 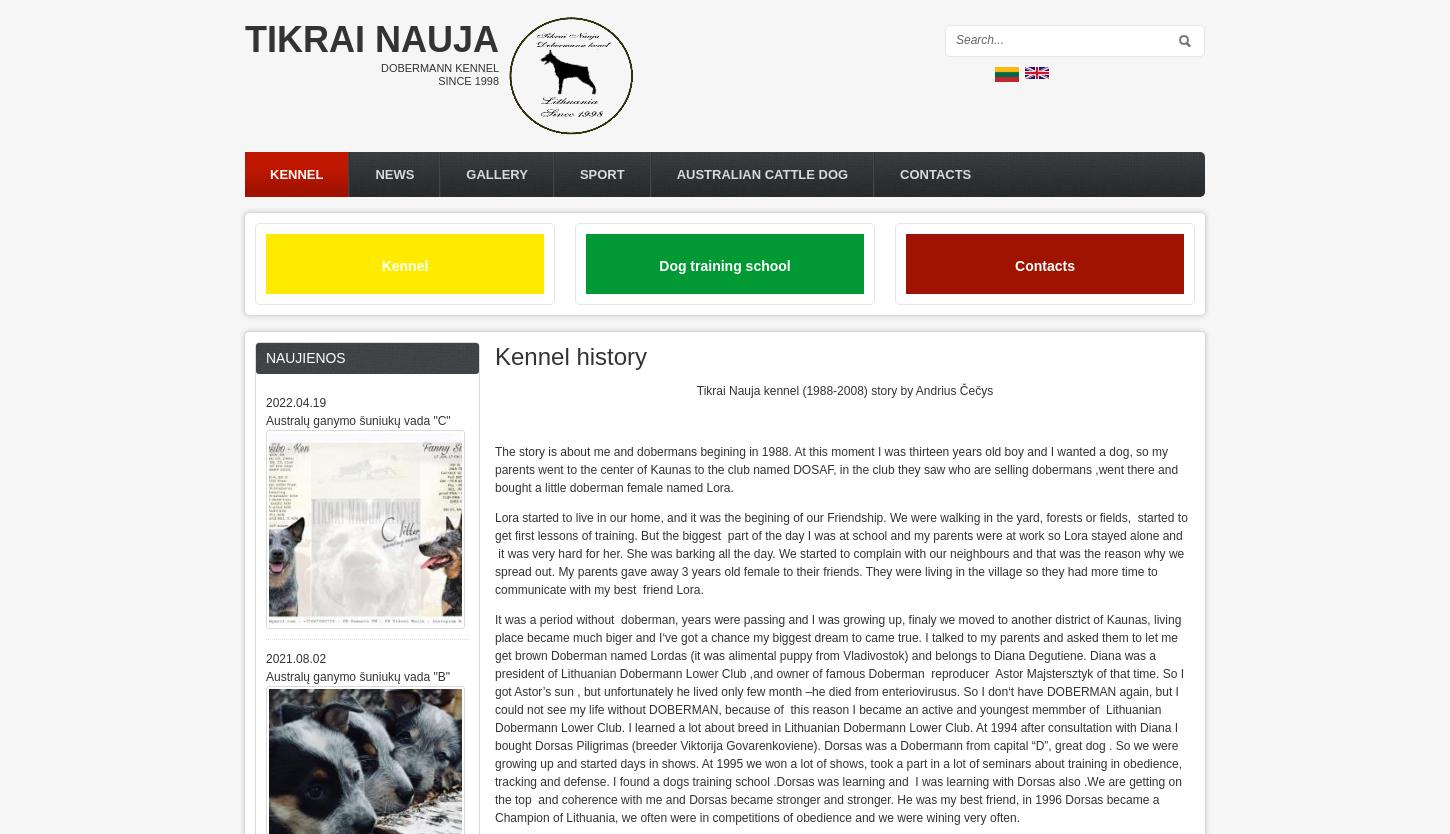 What do you see at coordinates (265, 401) in the screenshot?
I see `'2022.04.19'` at bounding box center [265, 401].